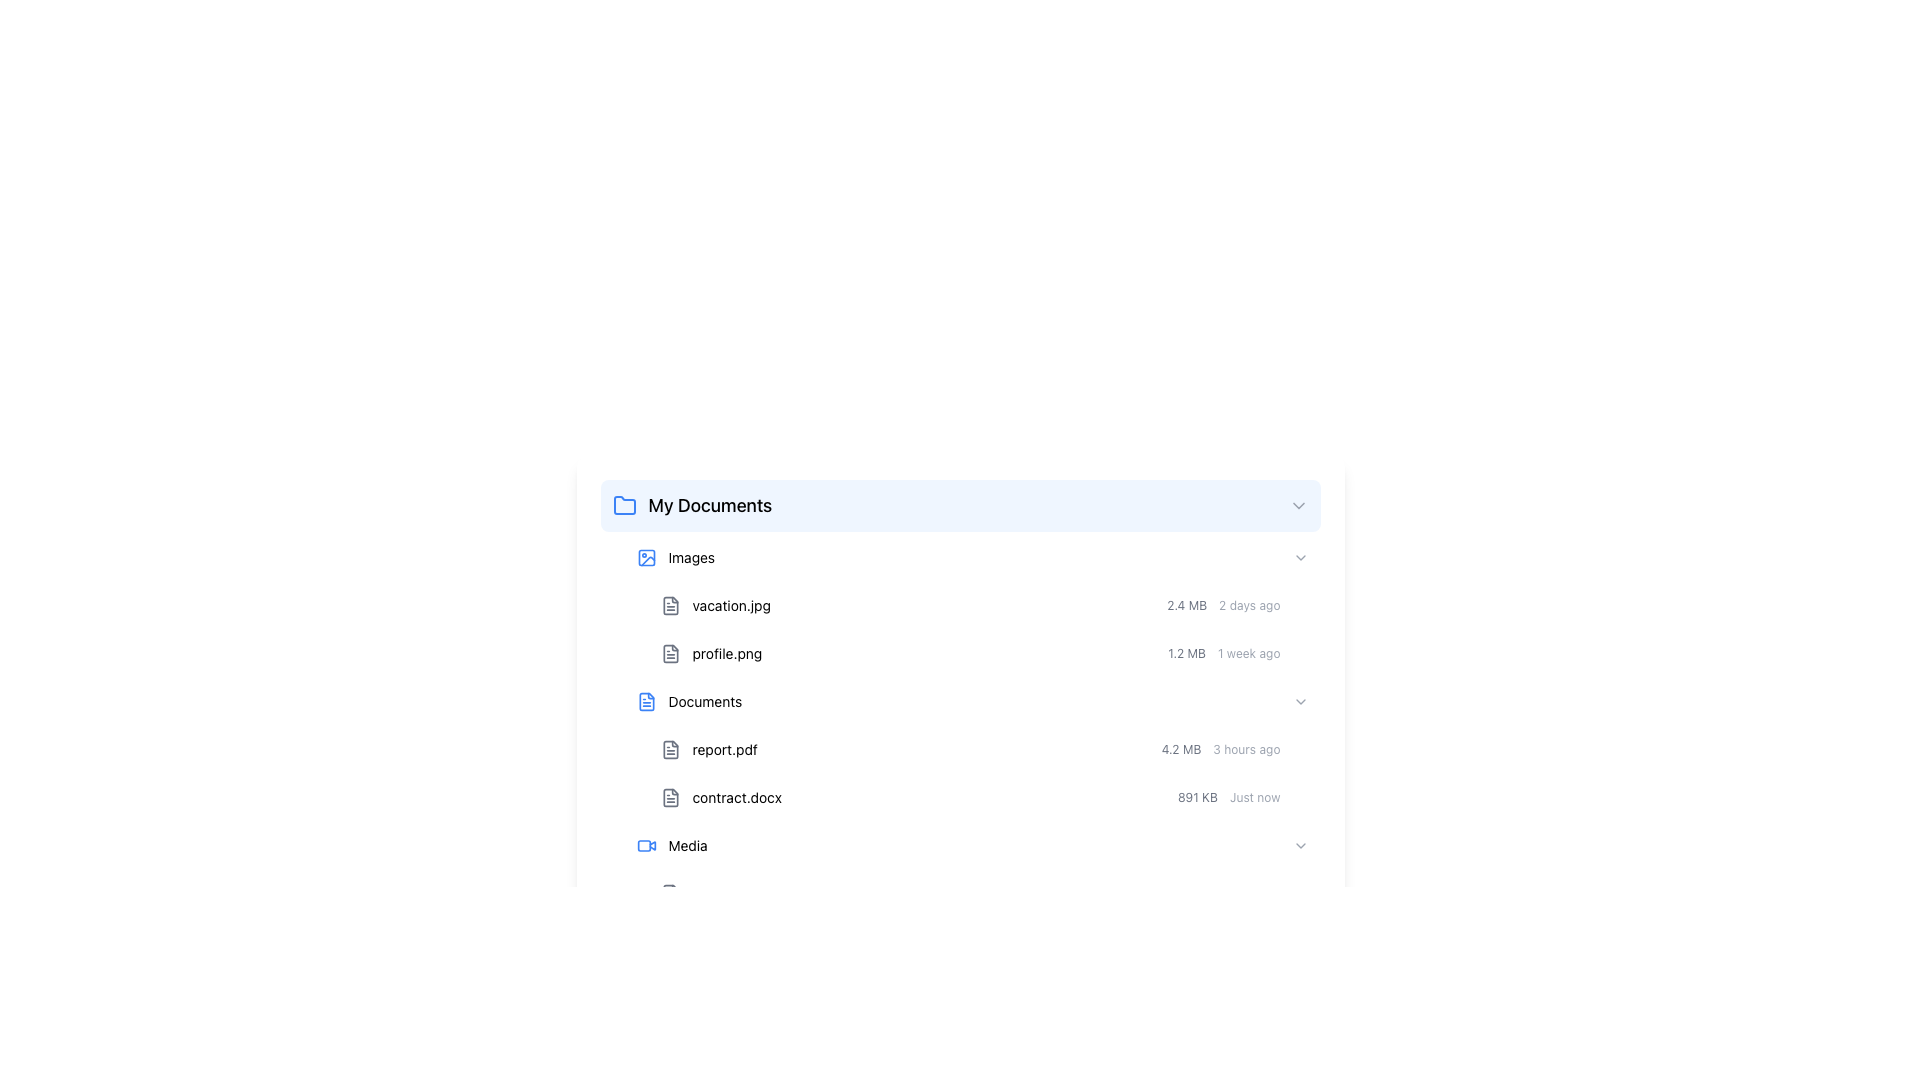 The height and width of the screenshot is (1080, 1920). I want to click on the text label displaying the filename 'contract.docx', so click(736, 797).